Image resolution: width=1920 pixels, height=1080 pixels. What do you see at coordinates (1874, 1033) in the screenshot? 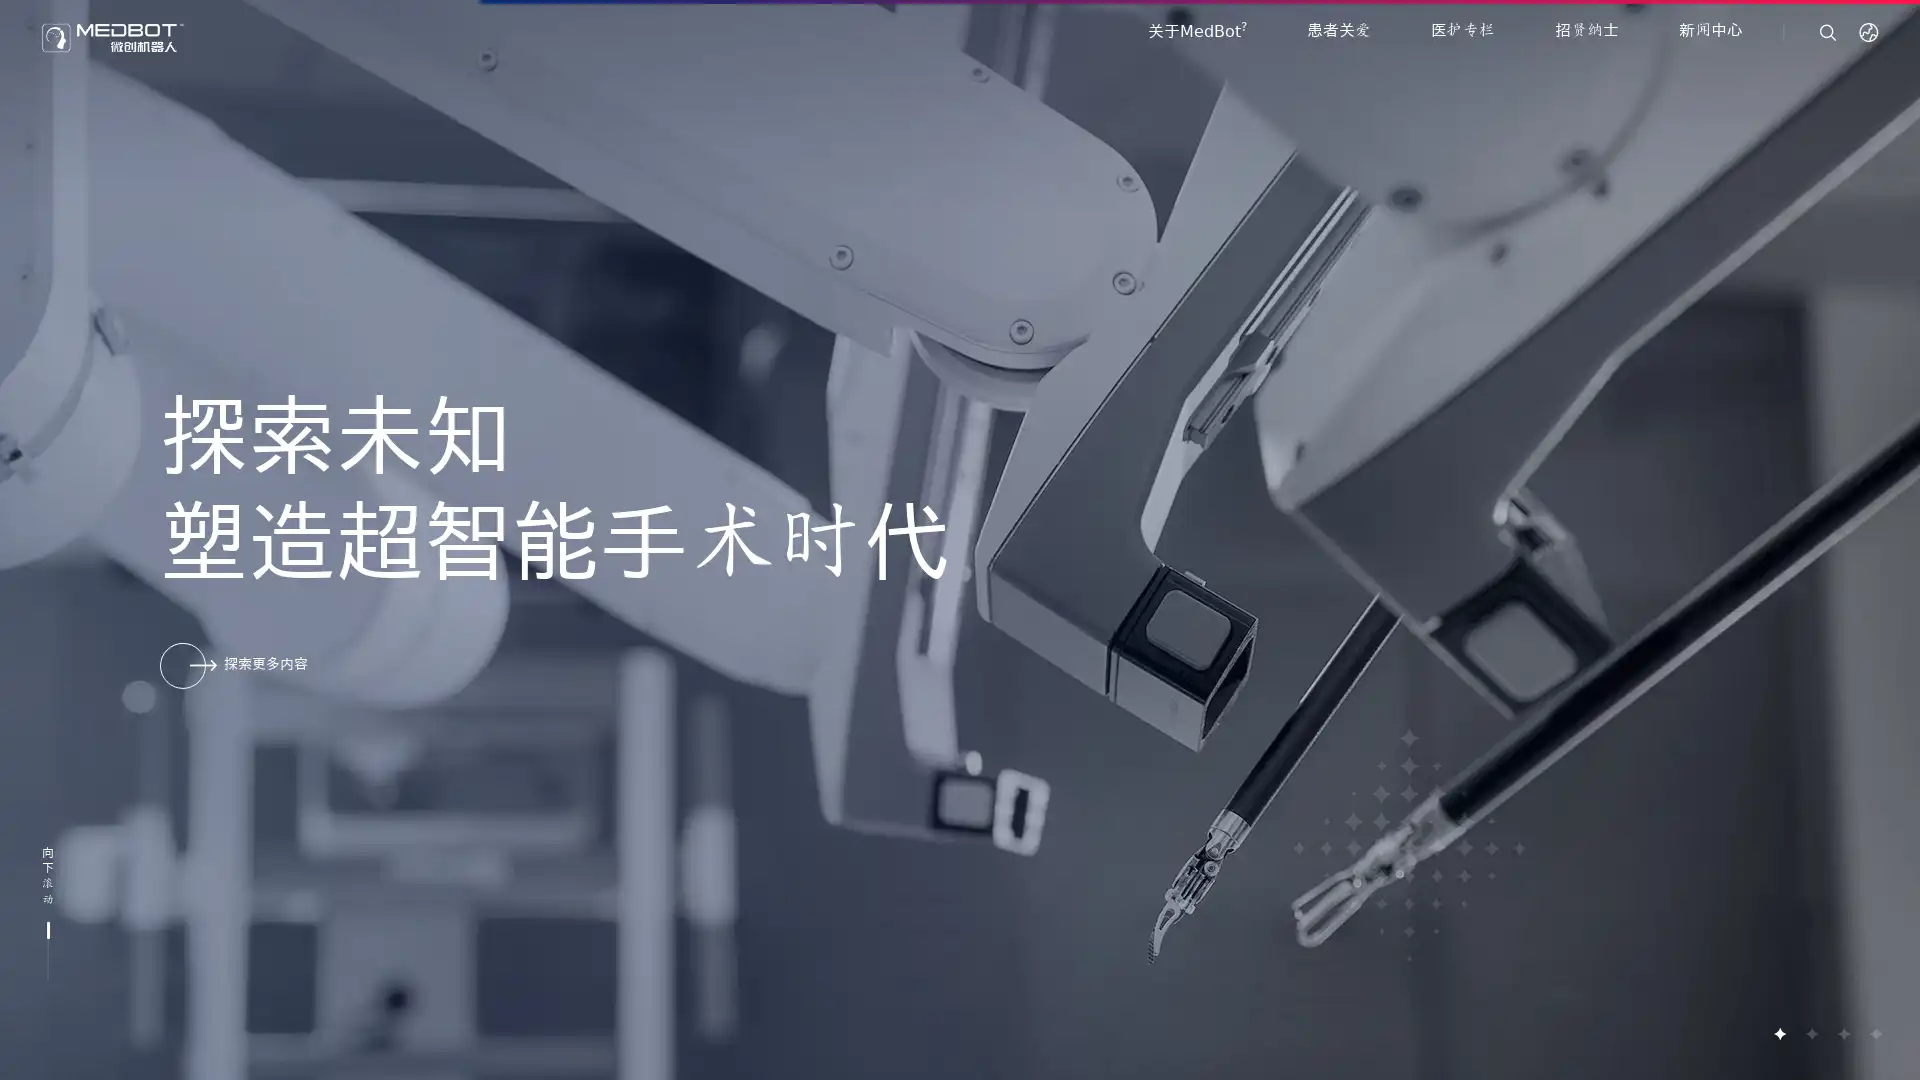
I see `Go to slide 4` at bounding box center [1874, 1033].